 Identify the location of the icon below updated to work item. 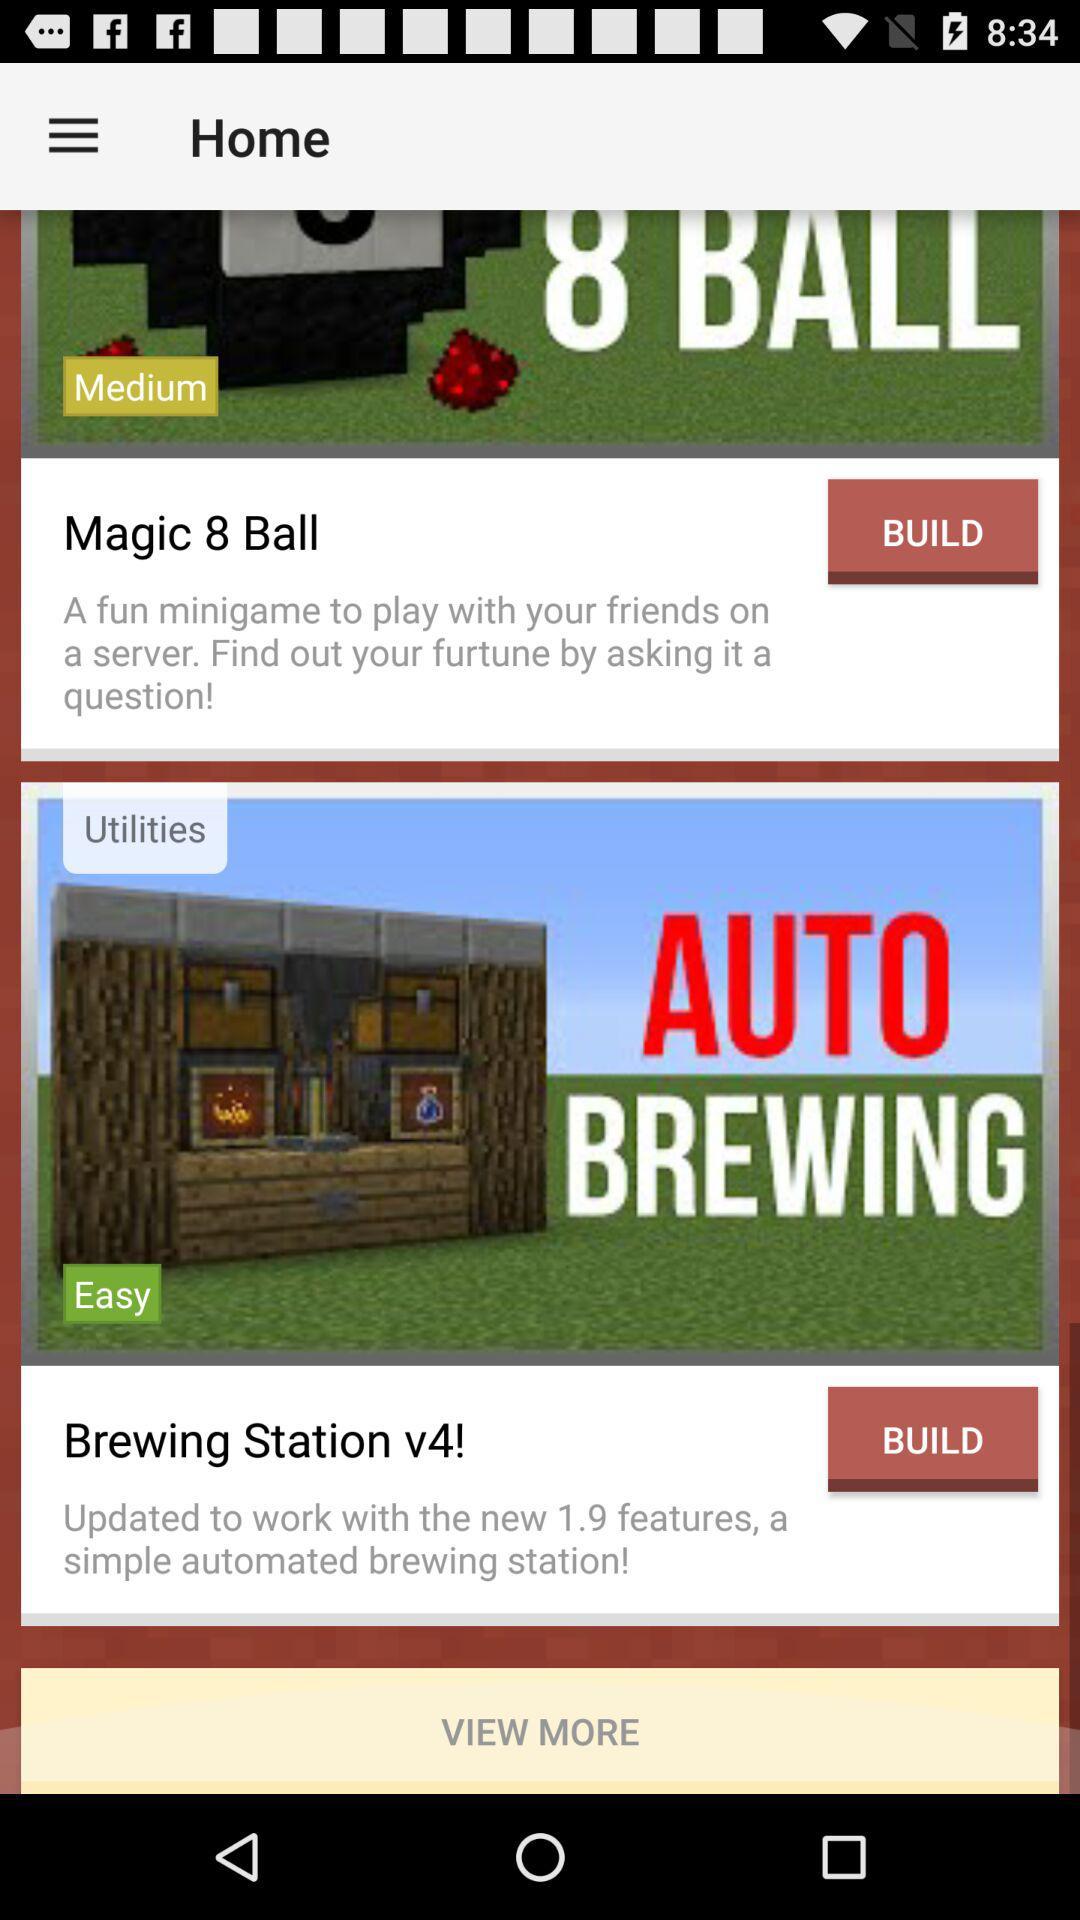
(540, 1730).